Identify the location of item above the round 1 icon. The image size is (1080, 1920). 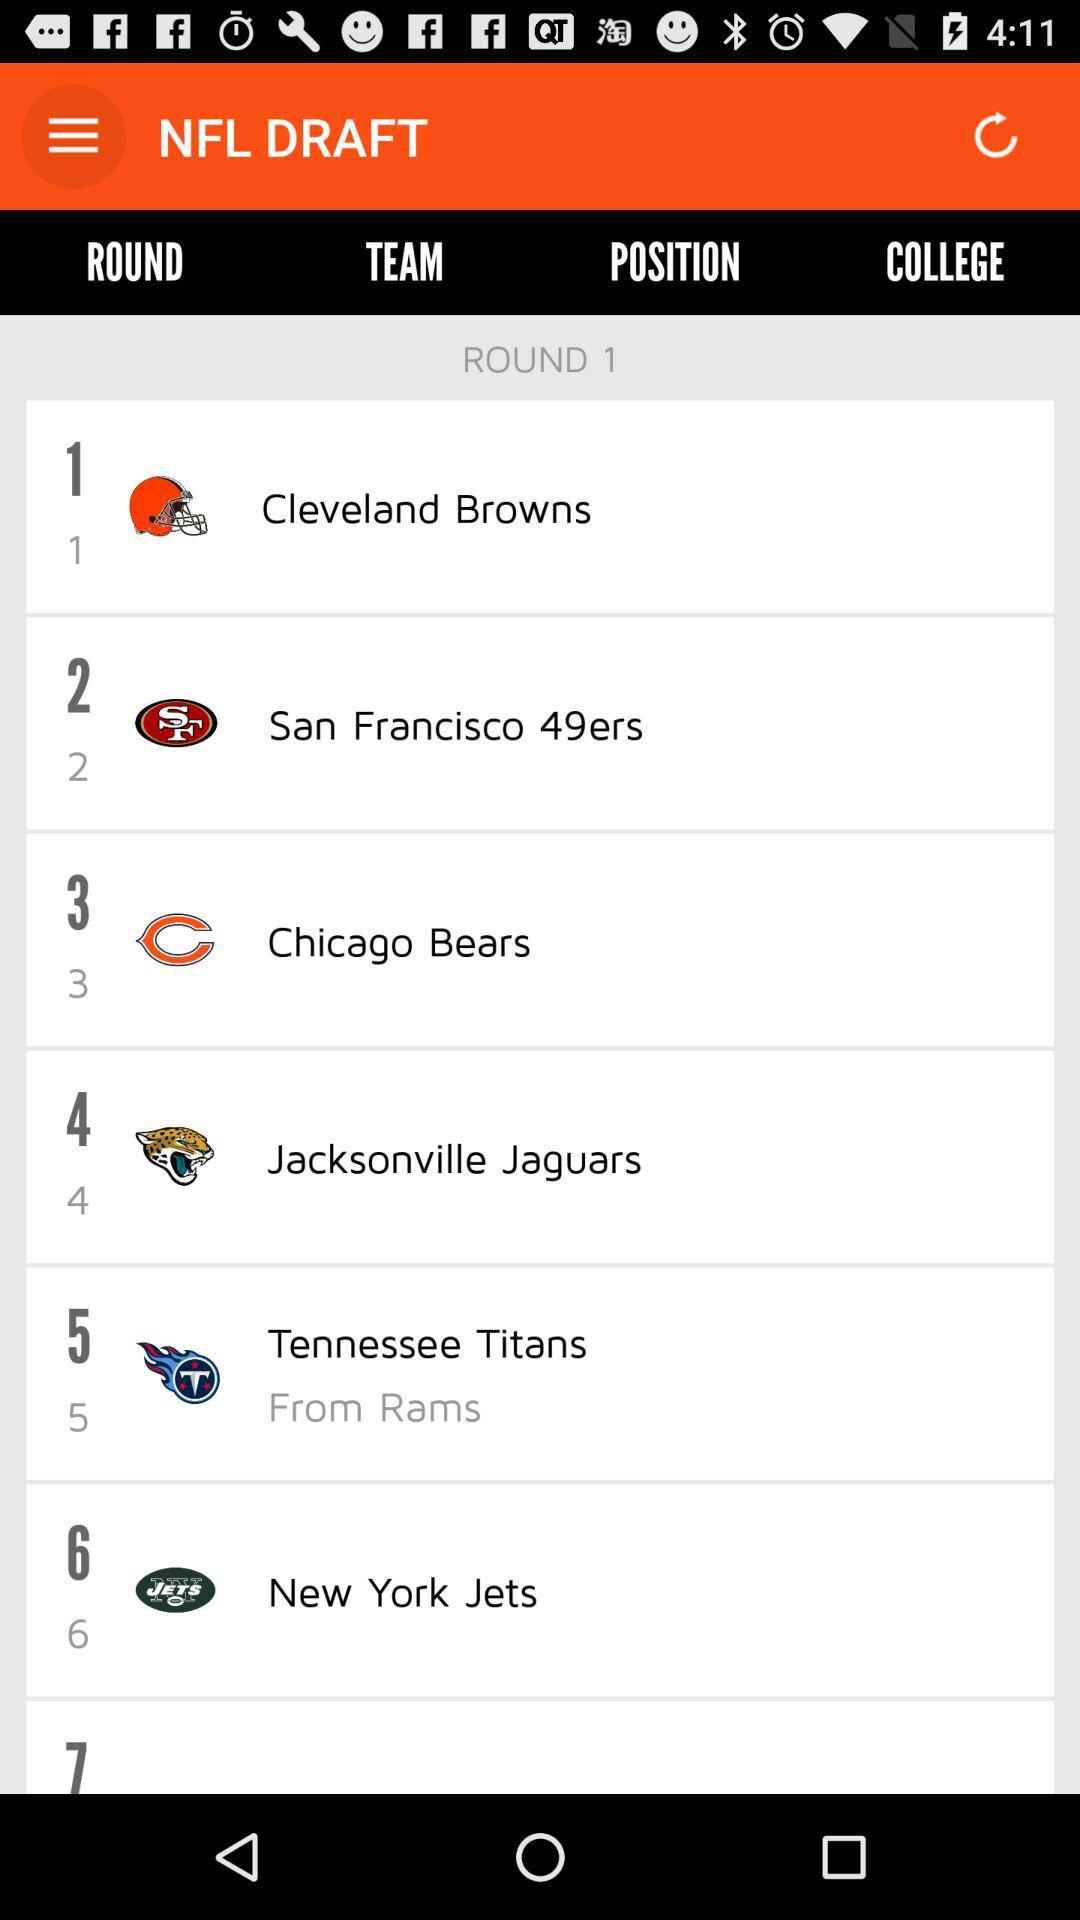
(405, 261).